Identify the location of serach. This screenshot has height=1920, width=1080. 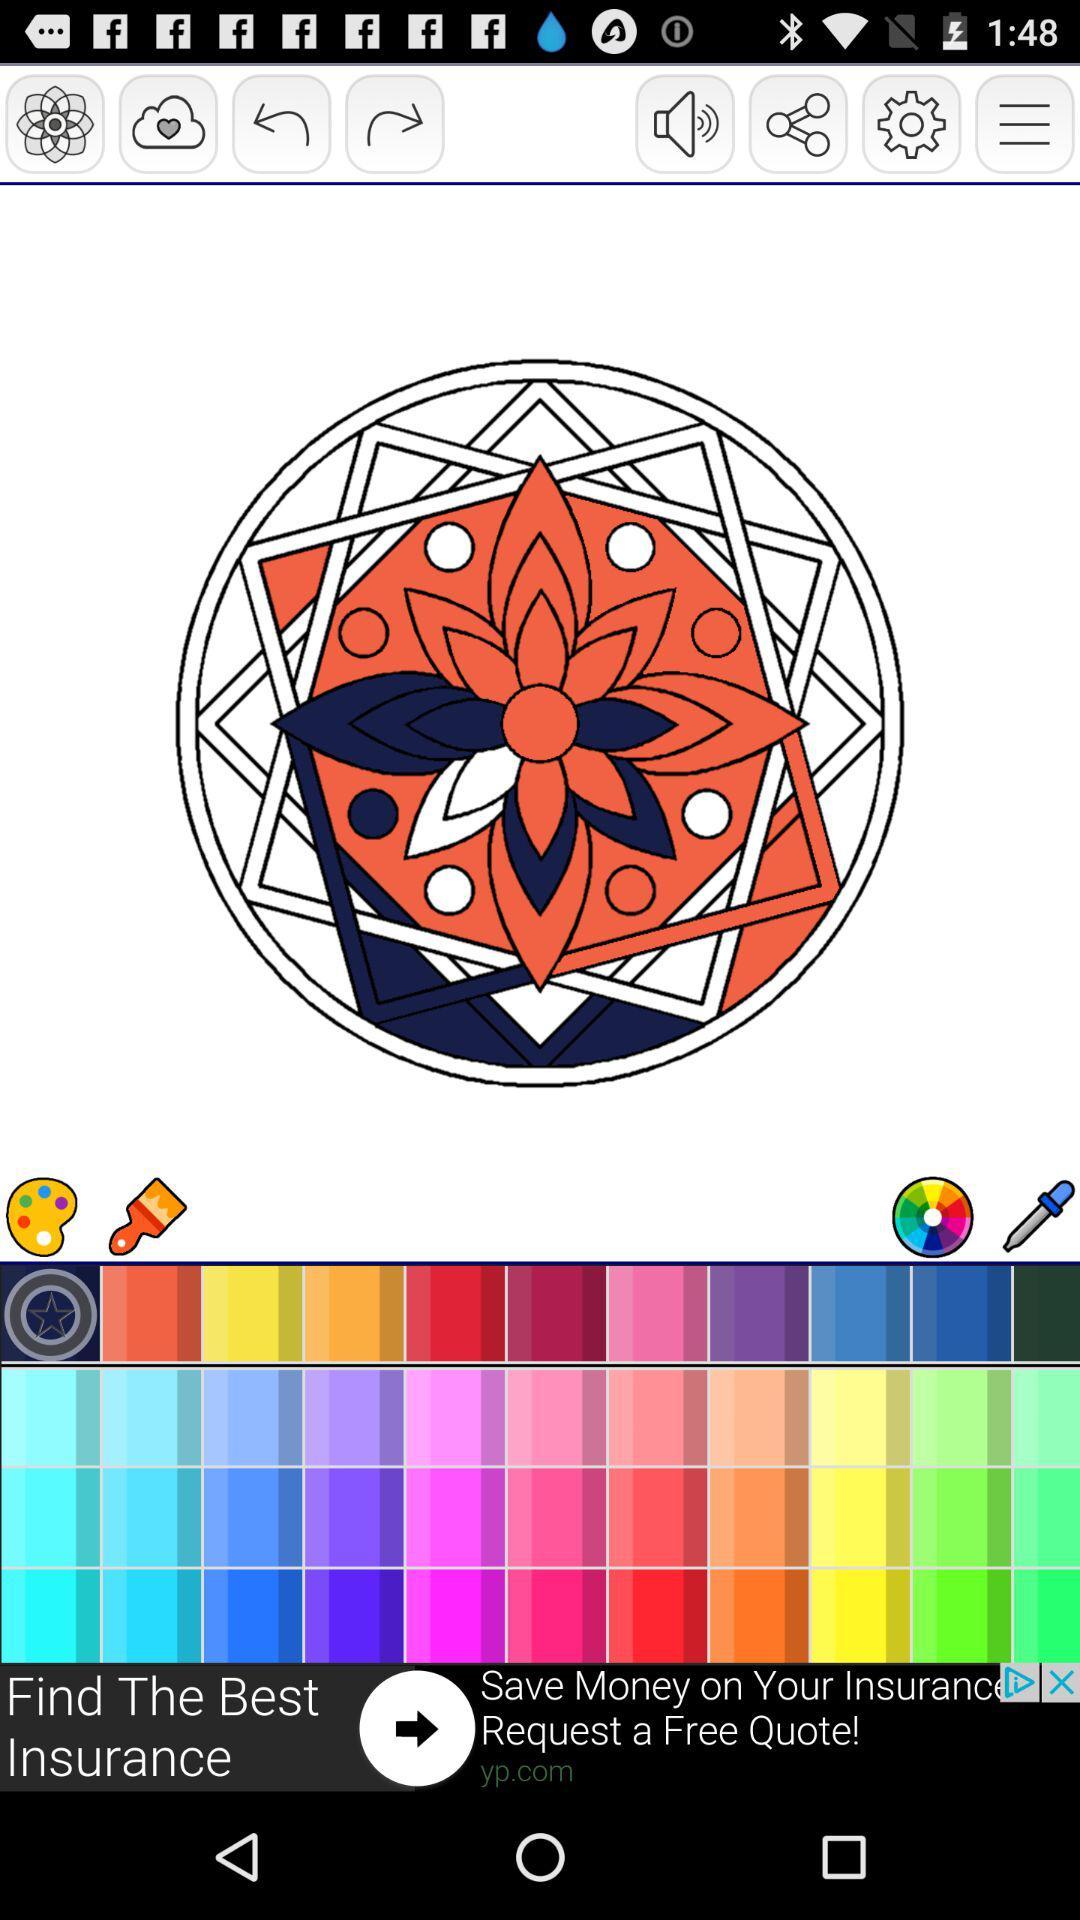
(933, 1216).